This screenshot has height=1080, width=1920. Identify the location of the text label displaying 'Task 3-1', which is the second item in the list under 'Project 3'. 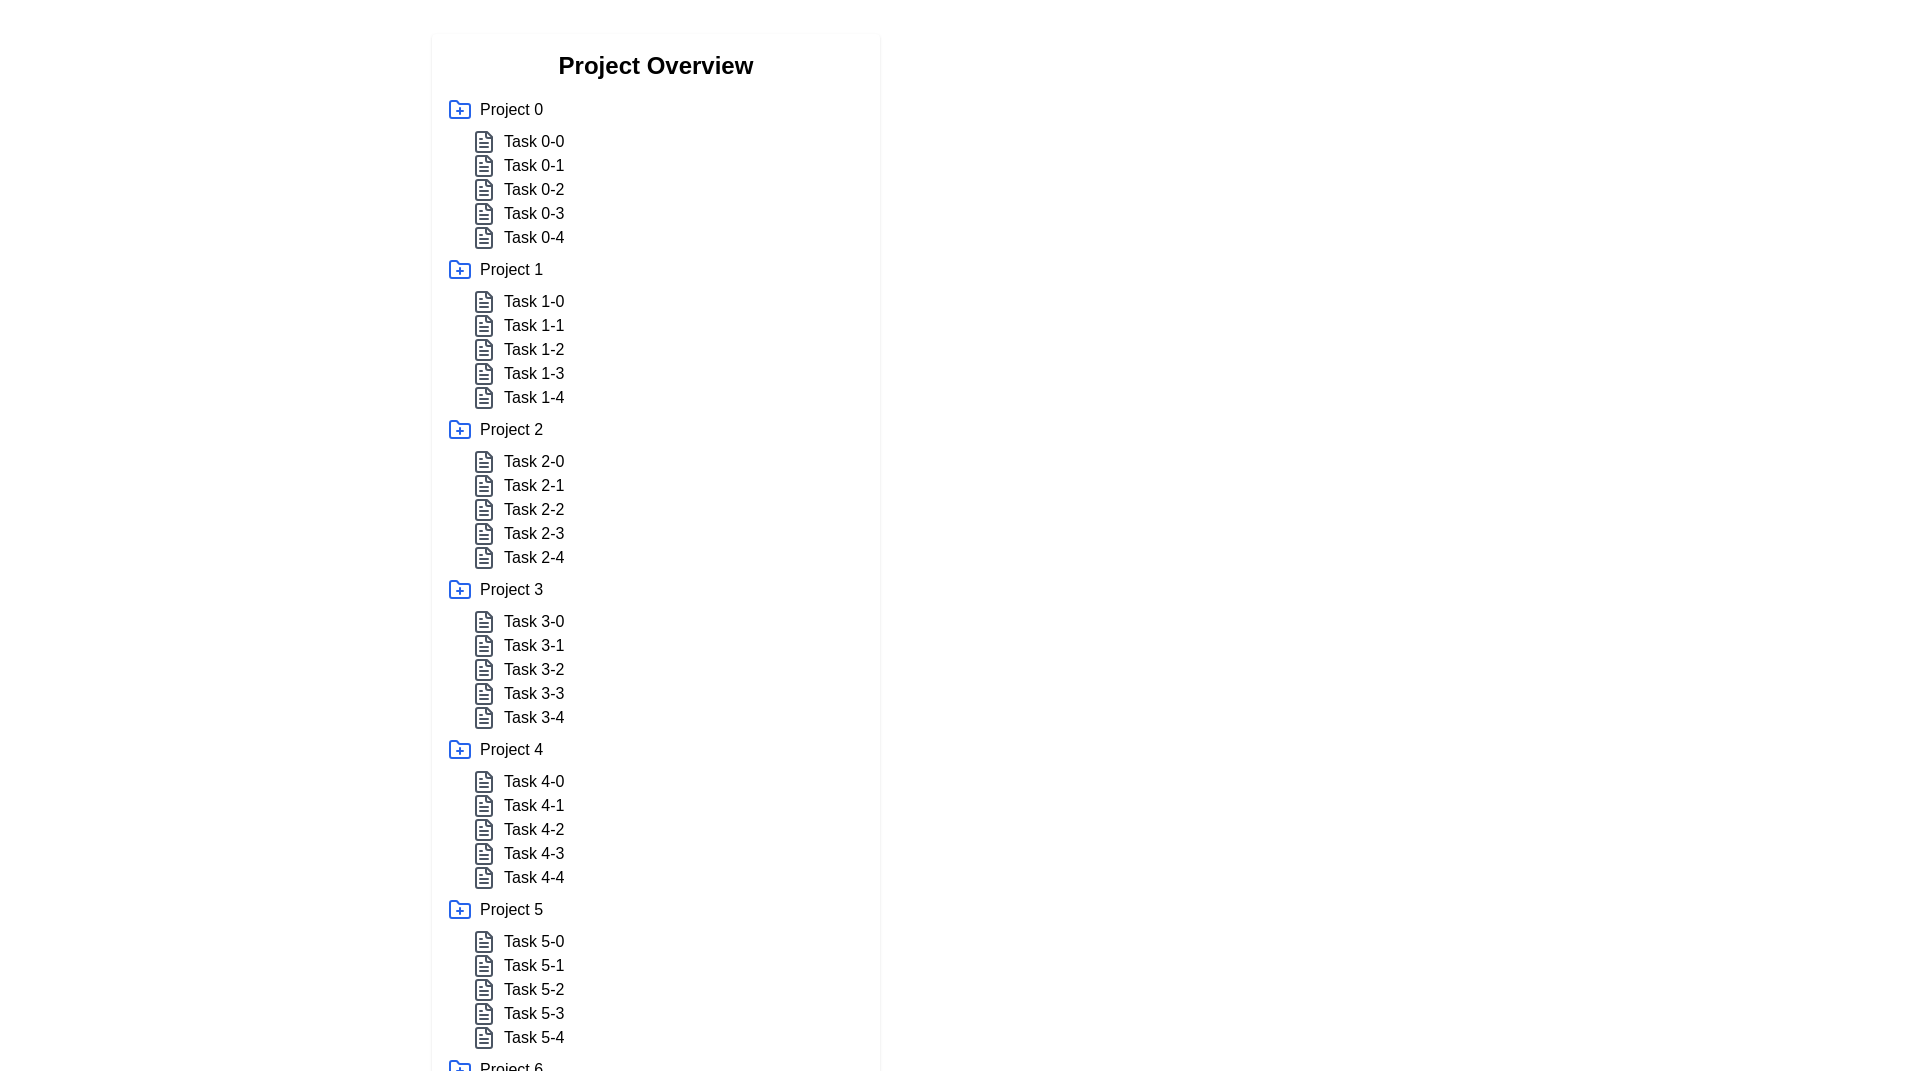
(534, 645).